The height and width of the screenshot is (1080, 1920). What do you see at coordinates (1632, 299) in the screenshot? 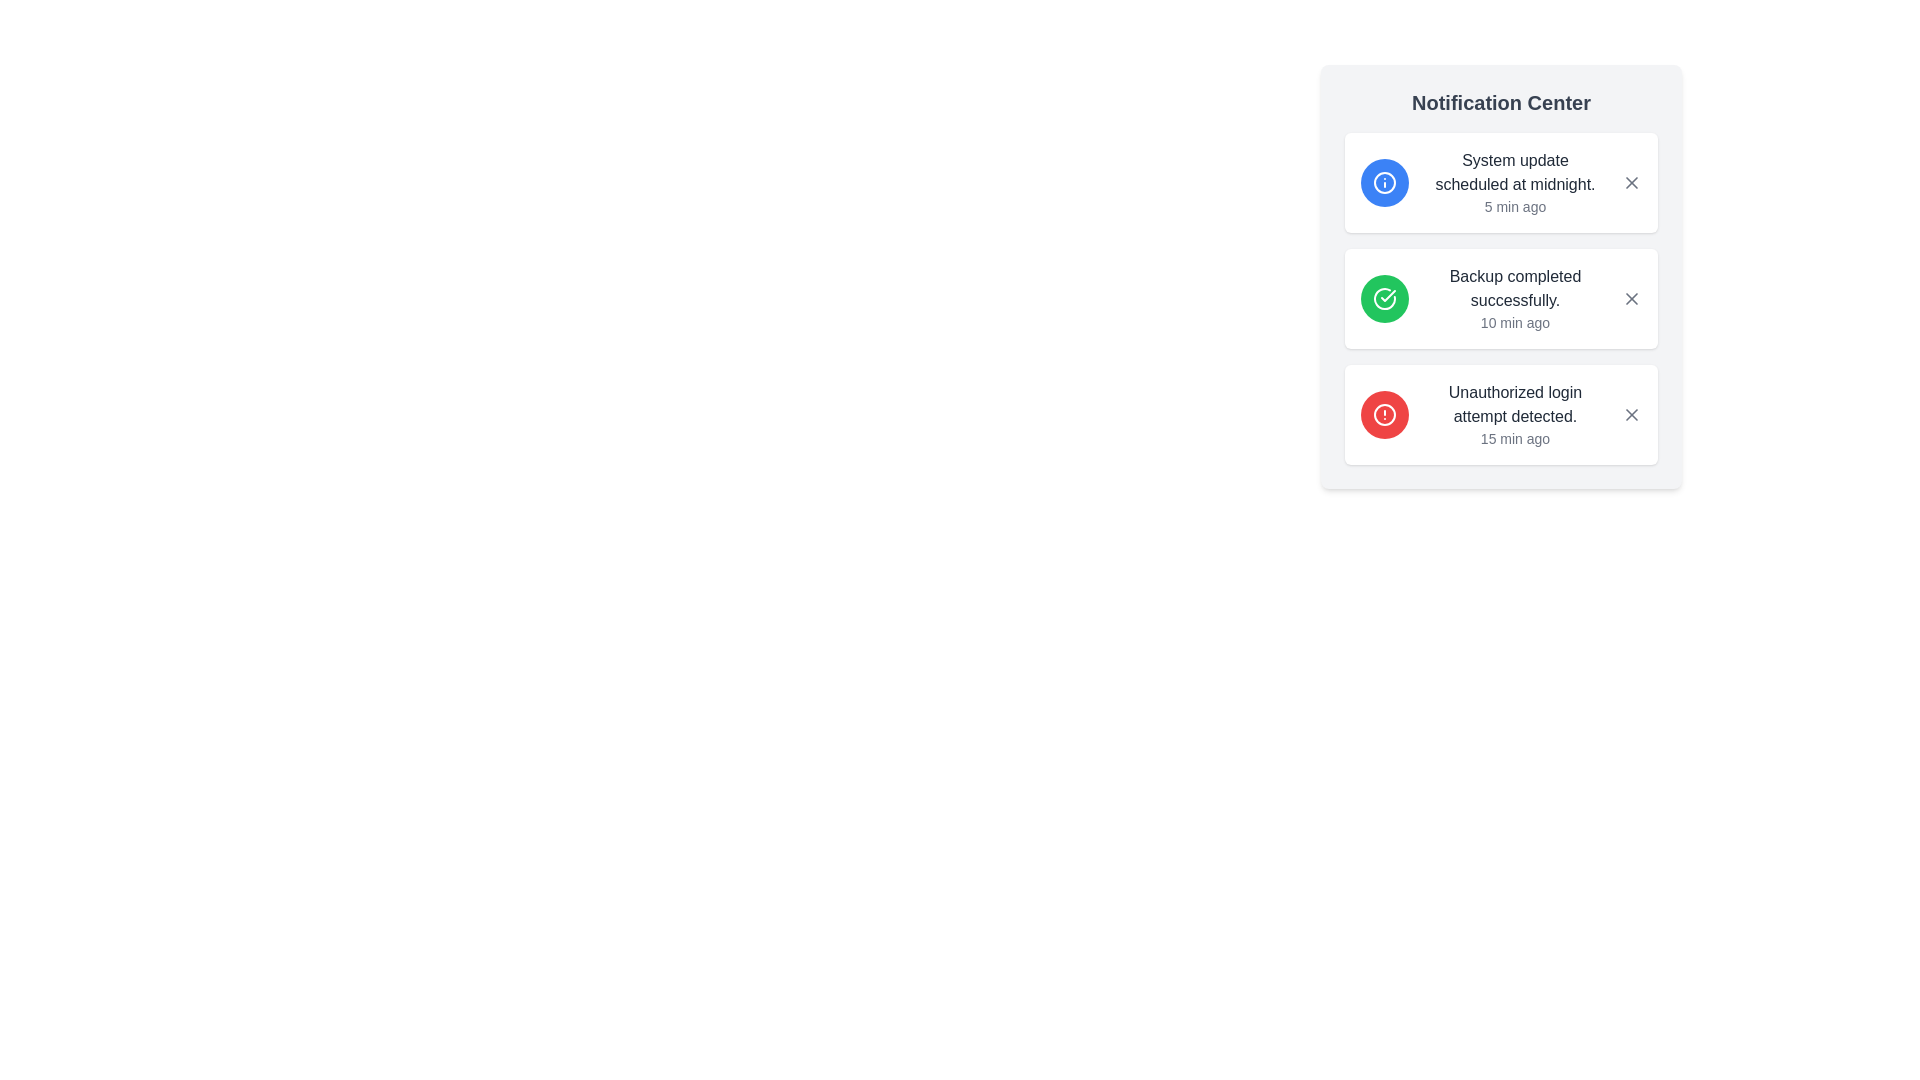
I see `the close button located at the far right of the notification labeled 'Backup completed successfully. 10 min ago'` at bounding box center [1632, 299].